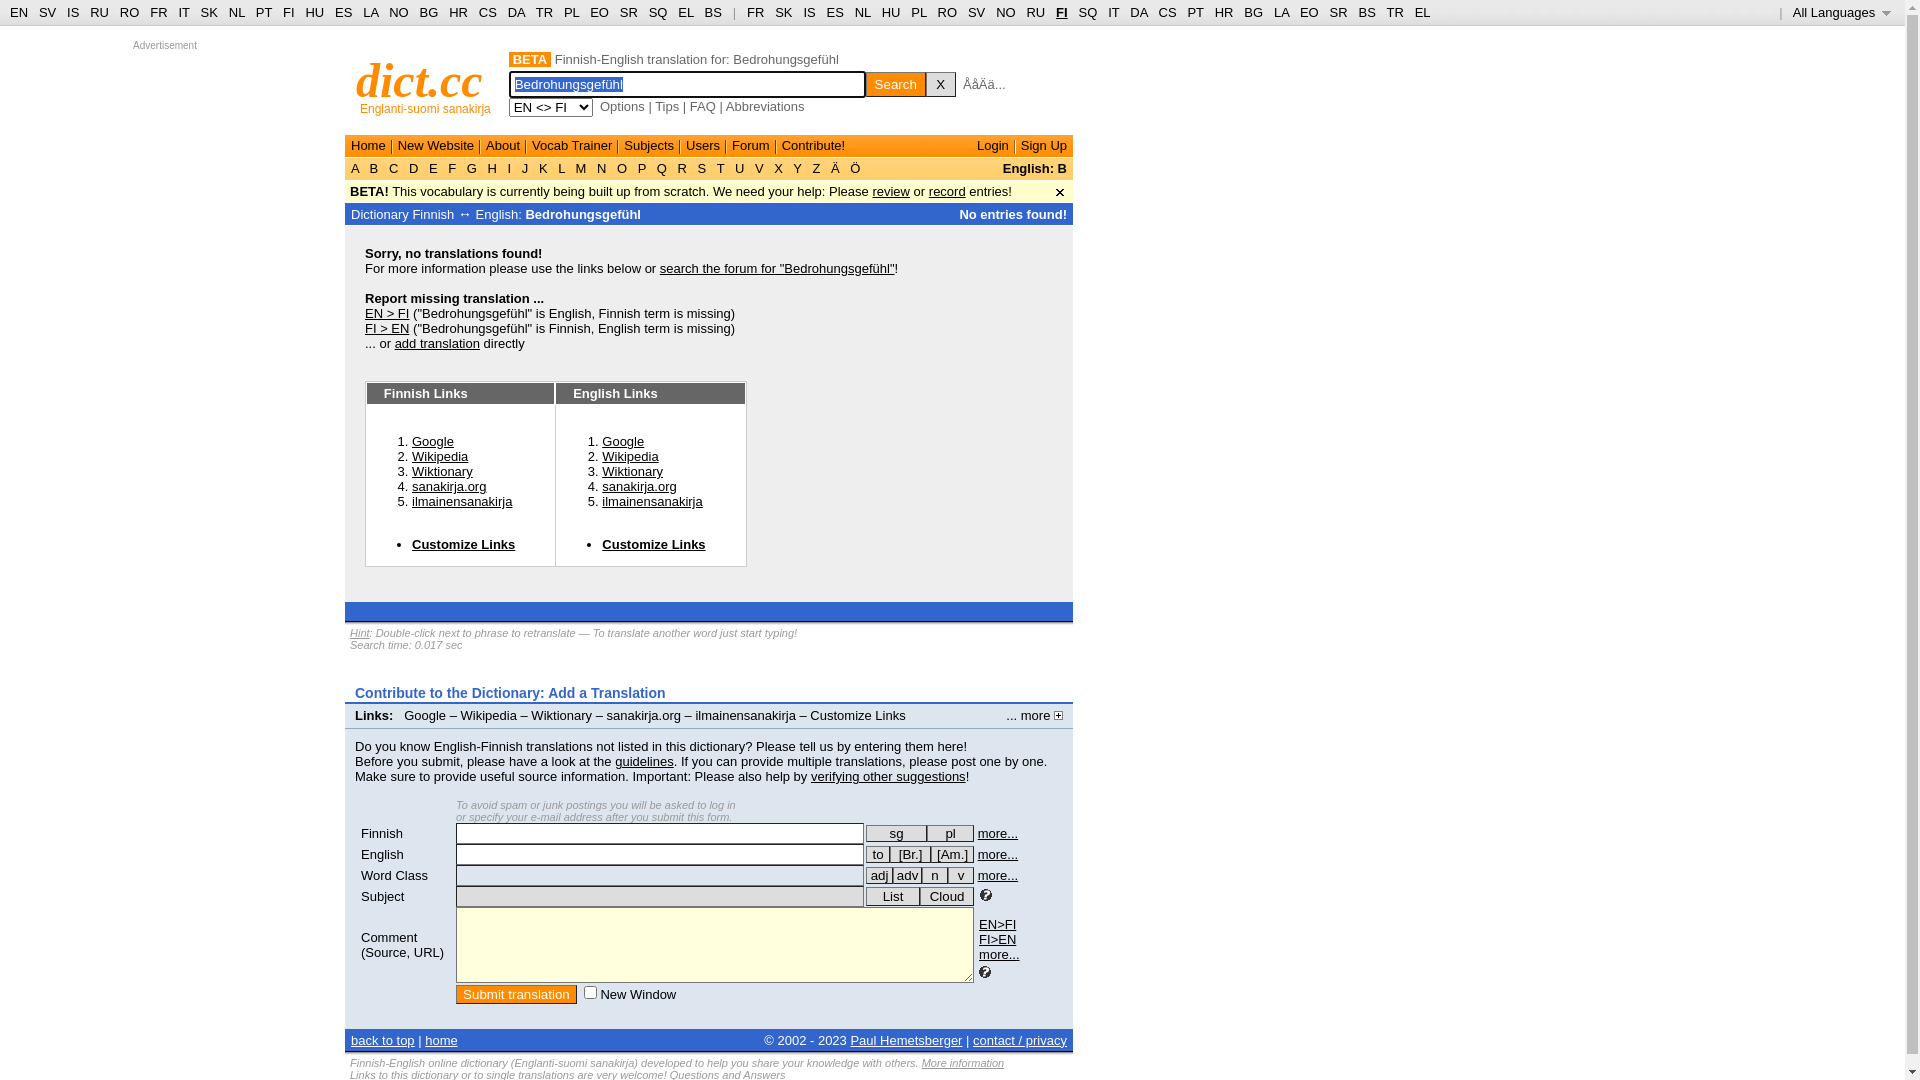 The height and width of the screenshot is (1080, 1920). Describe the element at coordinates (677, 12) in the screenshot. I see `'EL'` at that location.